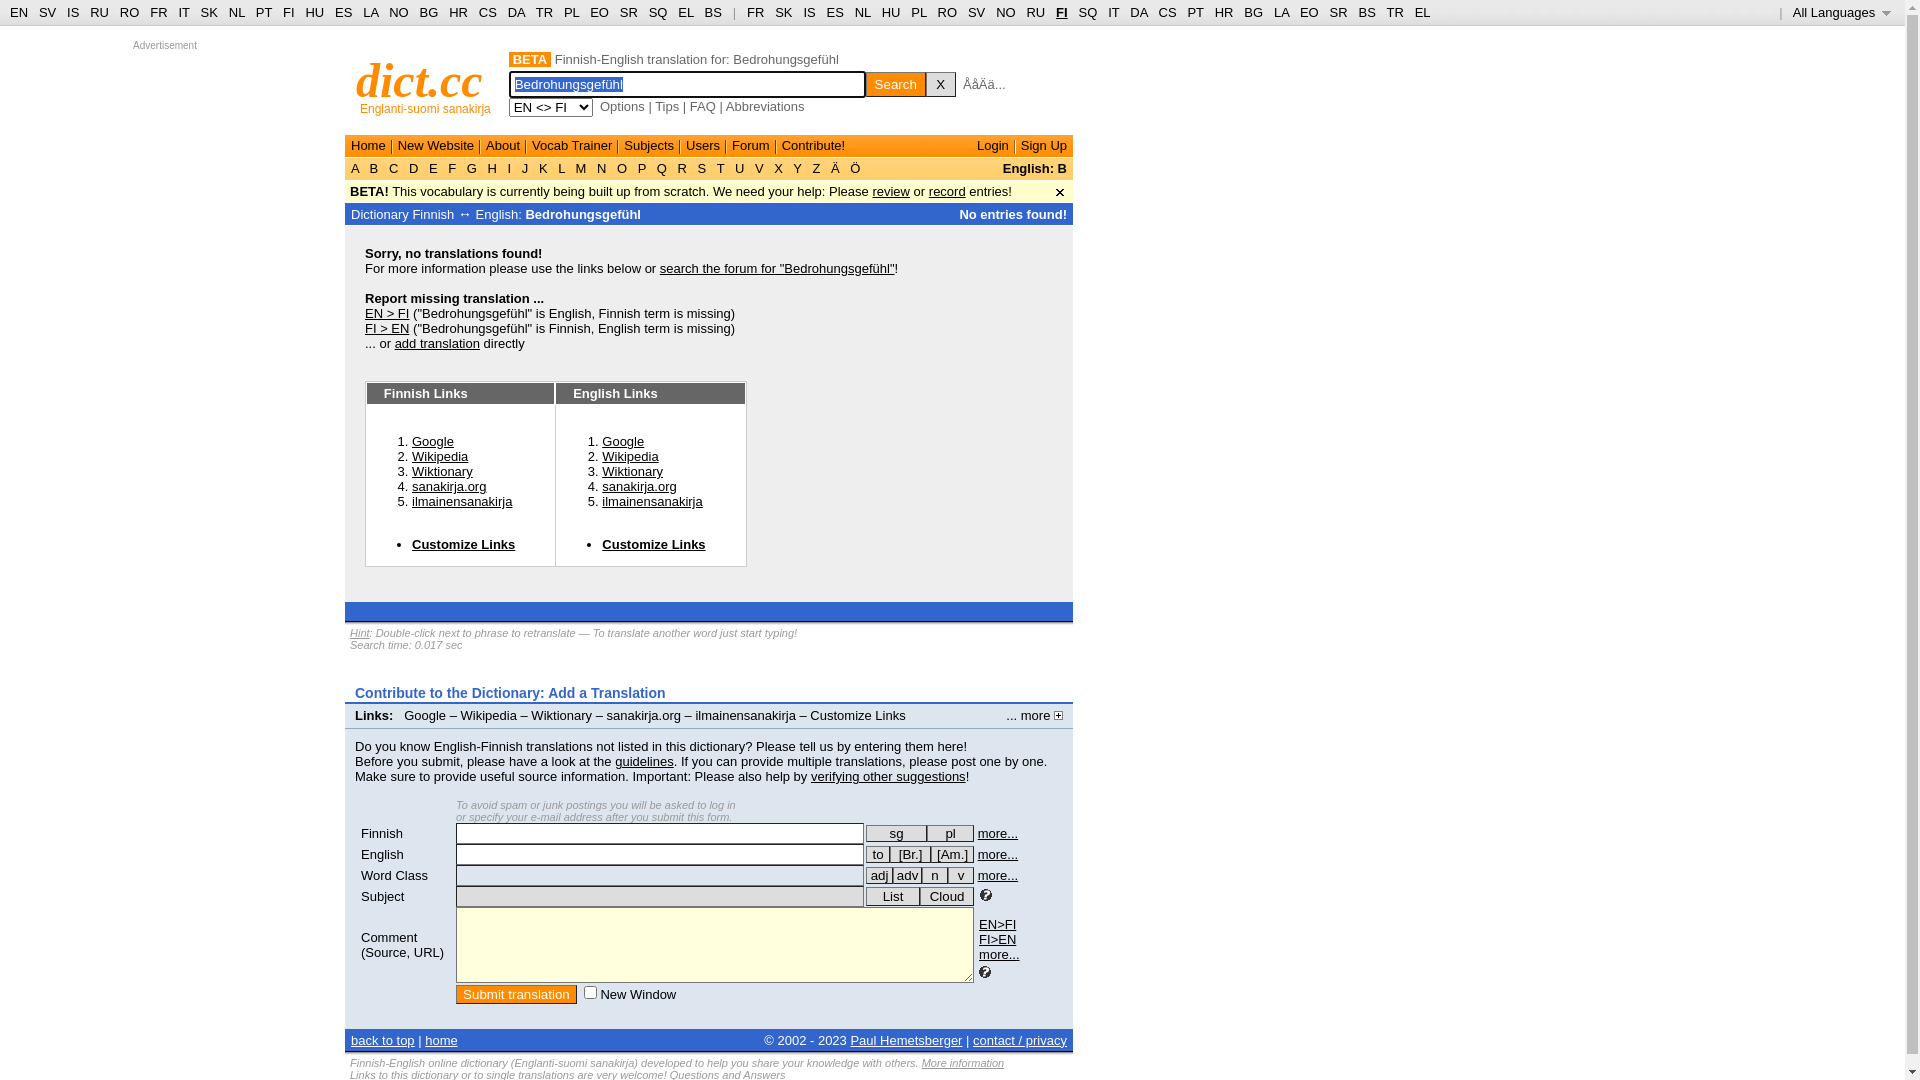 The height and width of the screenshot is (1080, 1920). Describe the element at coordinates (677, 12) in the screenshot. I see `'EL'` at that location.